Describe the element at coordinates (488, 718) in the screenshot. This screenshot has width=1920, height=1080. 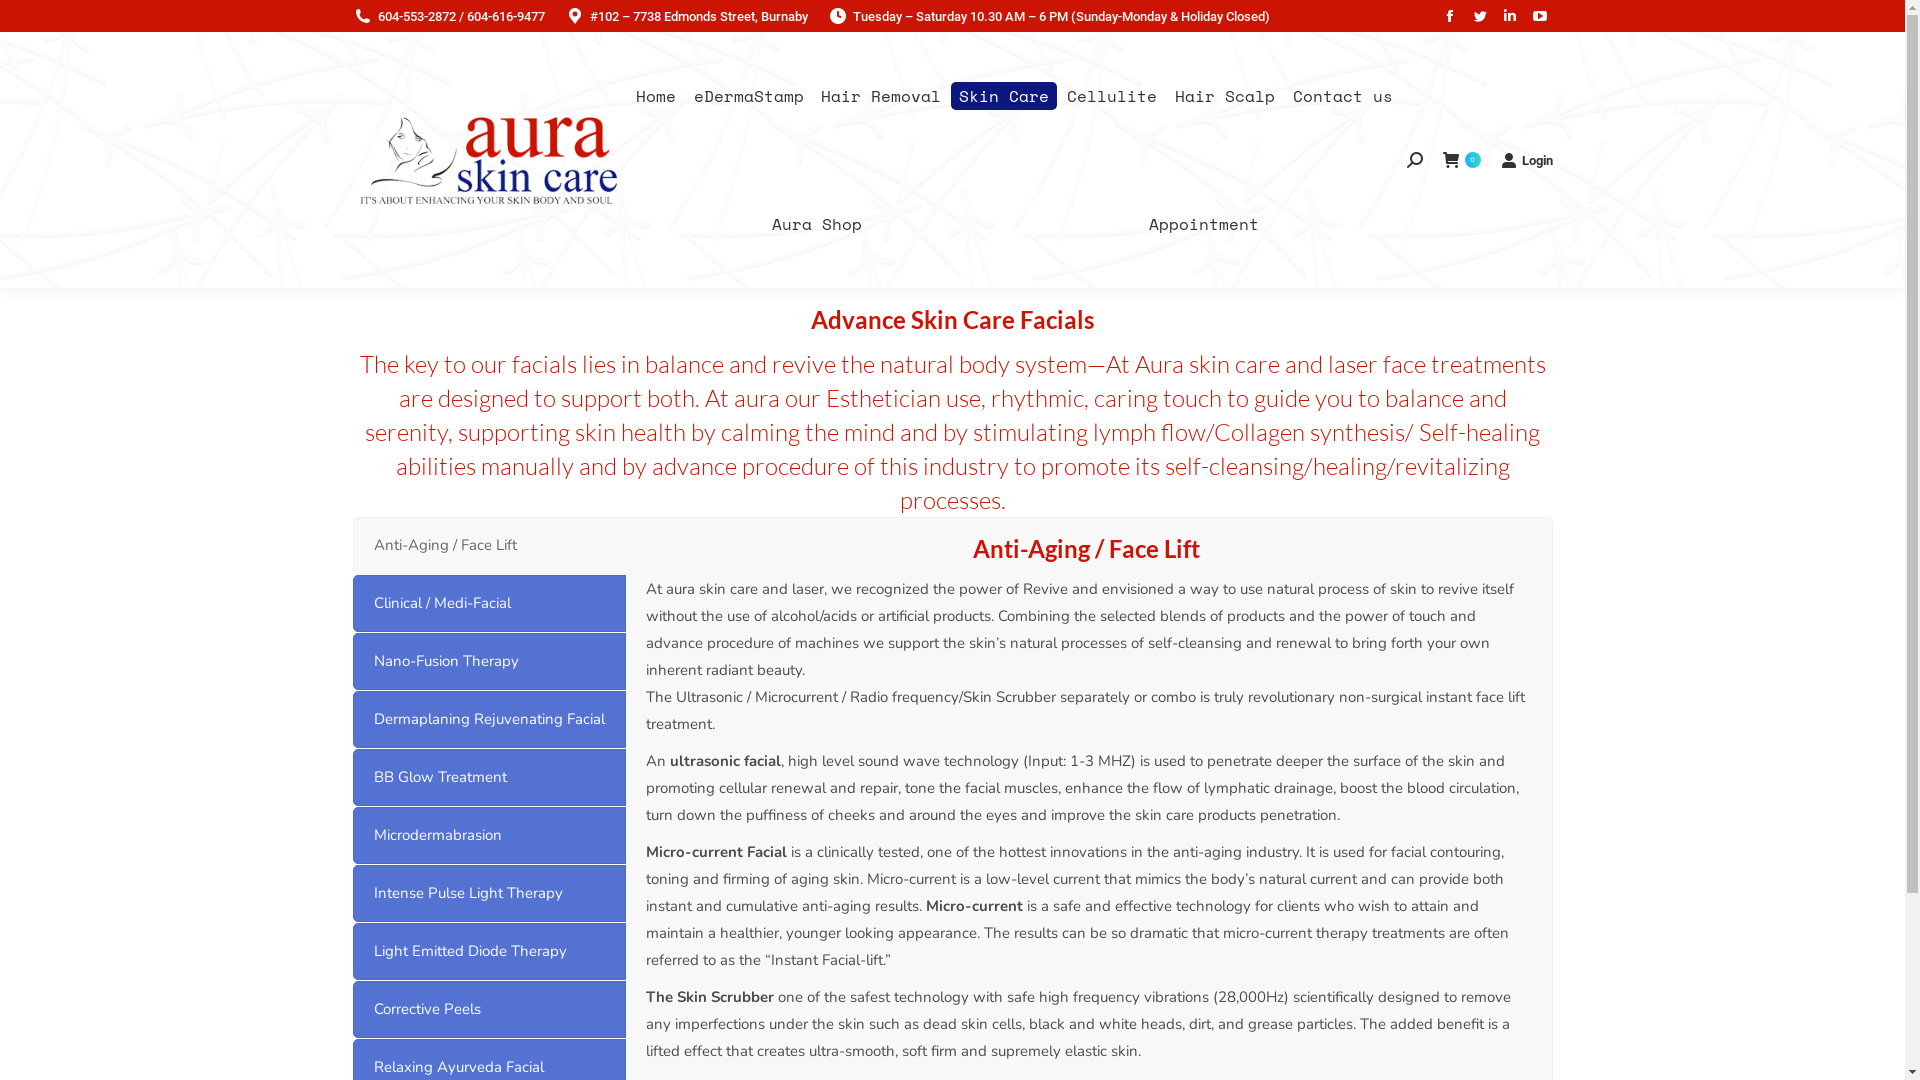
I see `'Dermaplaning Rejuvenating Facial'` at that location.